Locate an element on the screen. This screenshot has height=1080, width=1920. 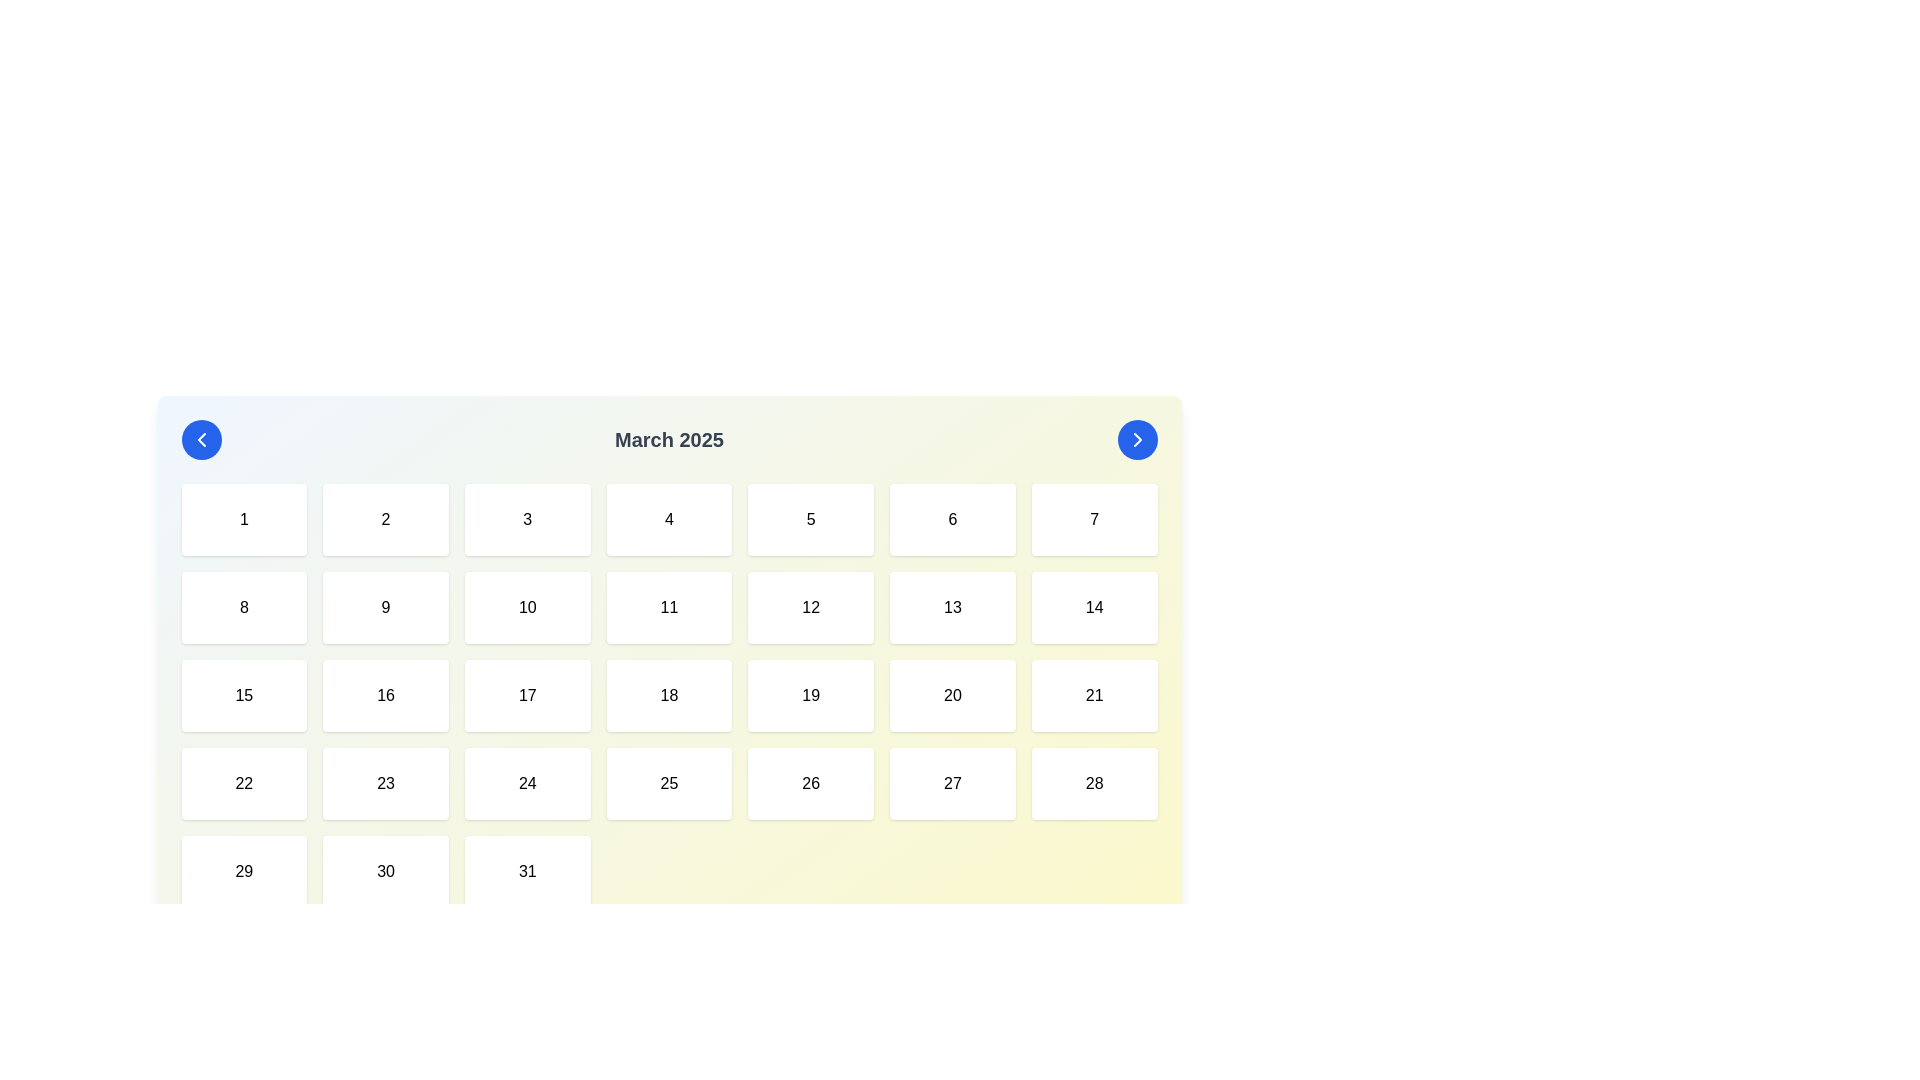
the button displaying the number '26' is located at coordinates (811, 782).